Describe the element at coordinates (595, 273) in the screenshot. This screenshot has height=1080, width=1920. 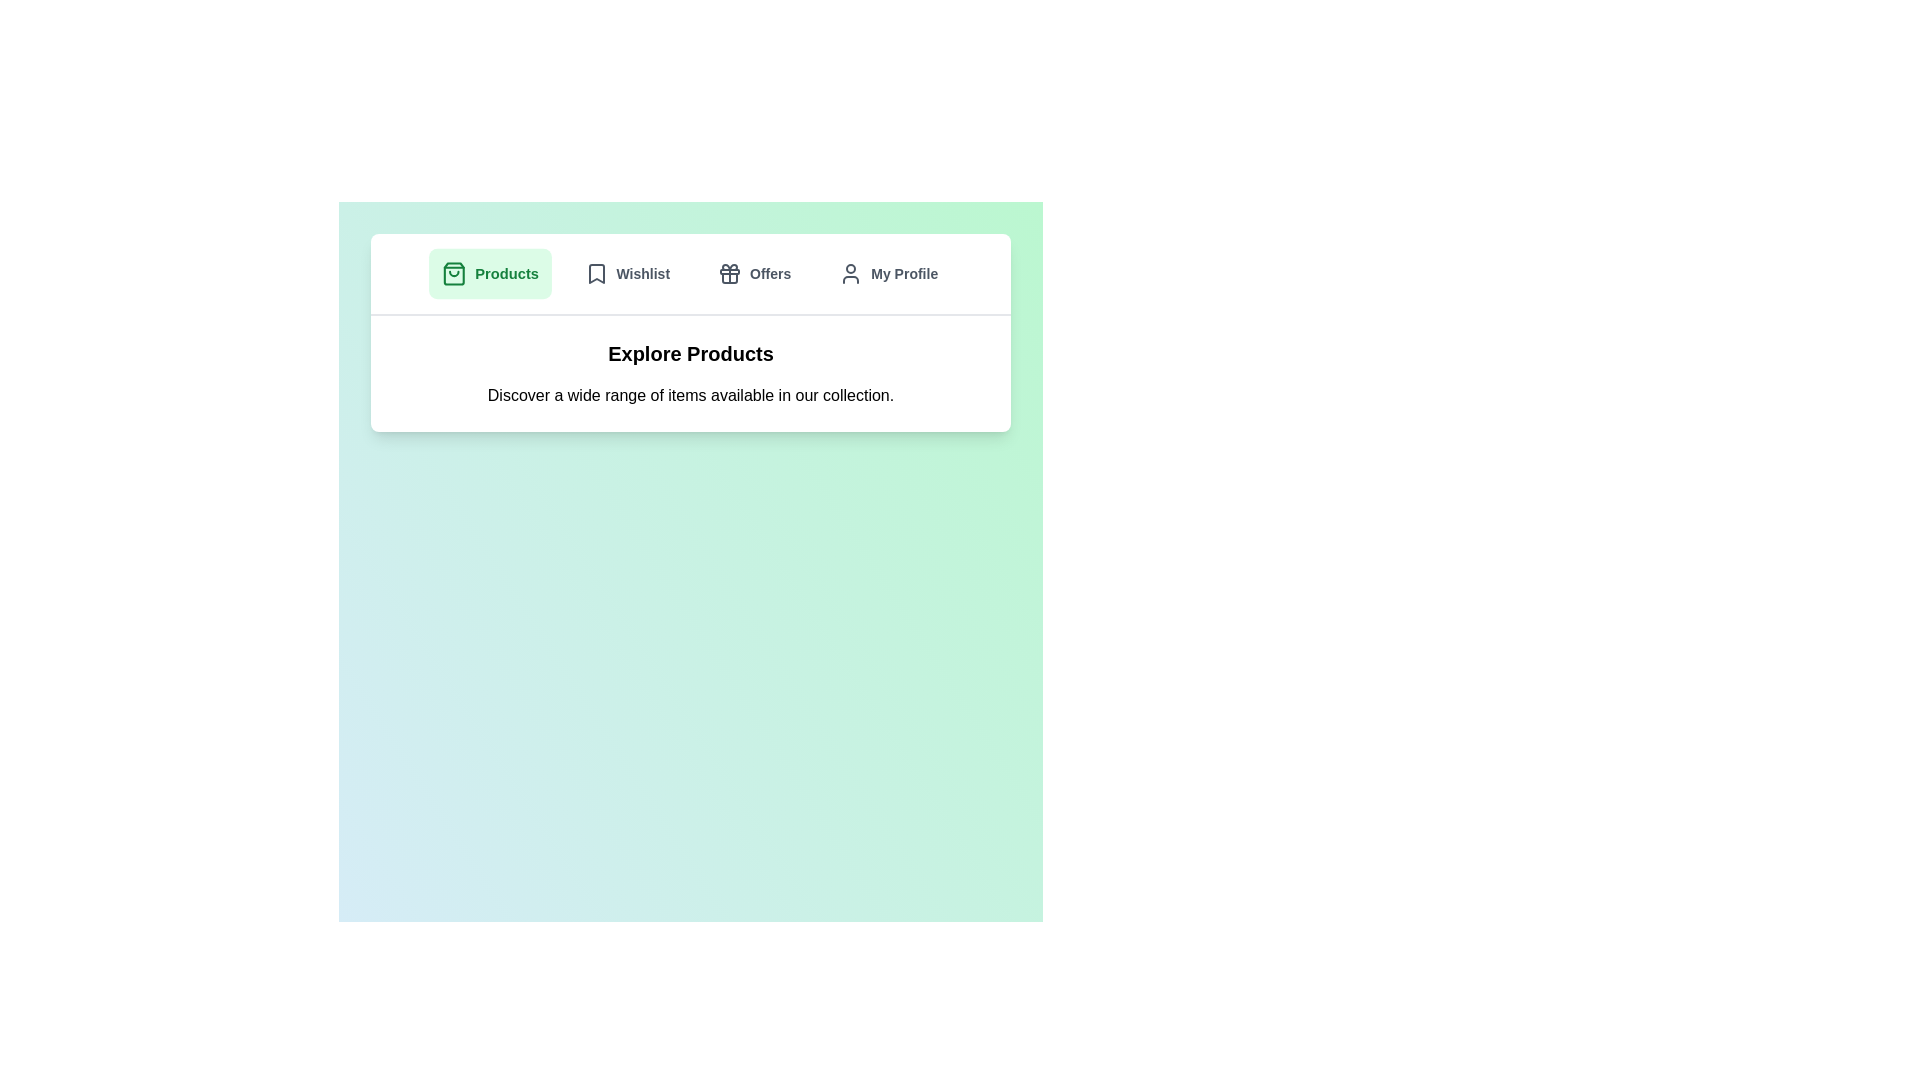
I see `the gray bookmark-shaped icon located inside the 'Wishlist' button in the navigation bar` at that location.